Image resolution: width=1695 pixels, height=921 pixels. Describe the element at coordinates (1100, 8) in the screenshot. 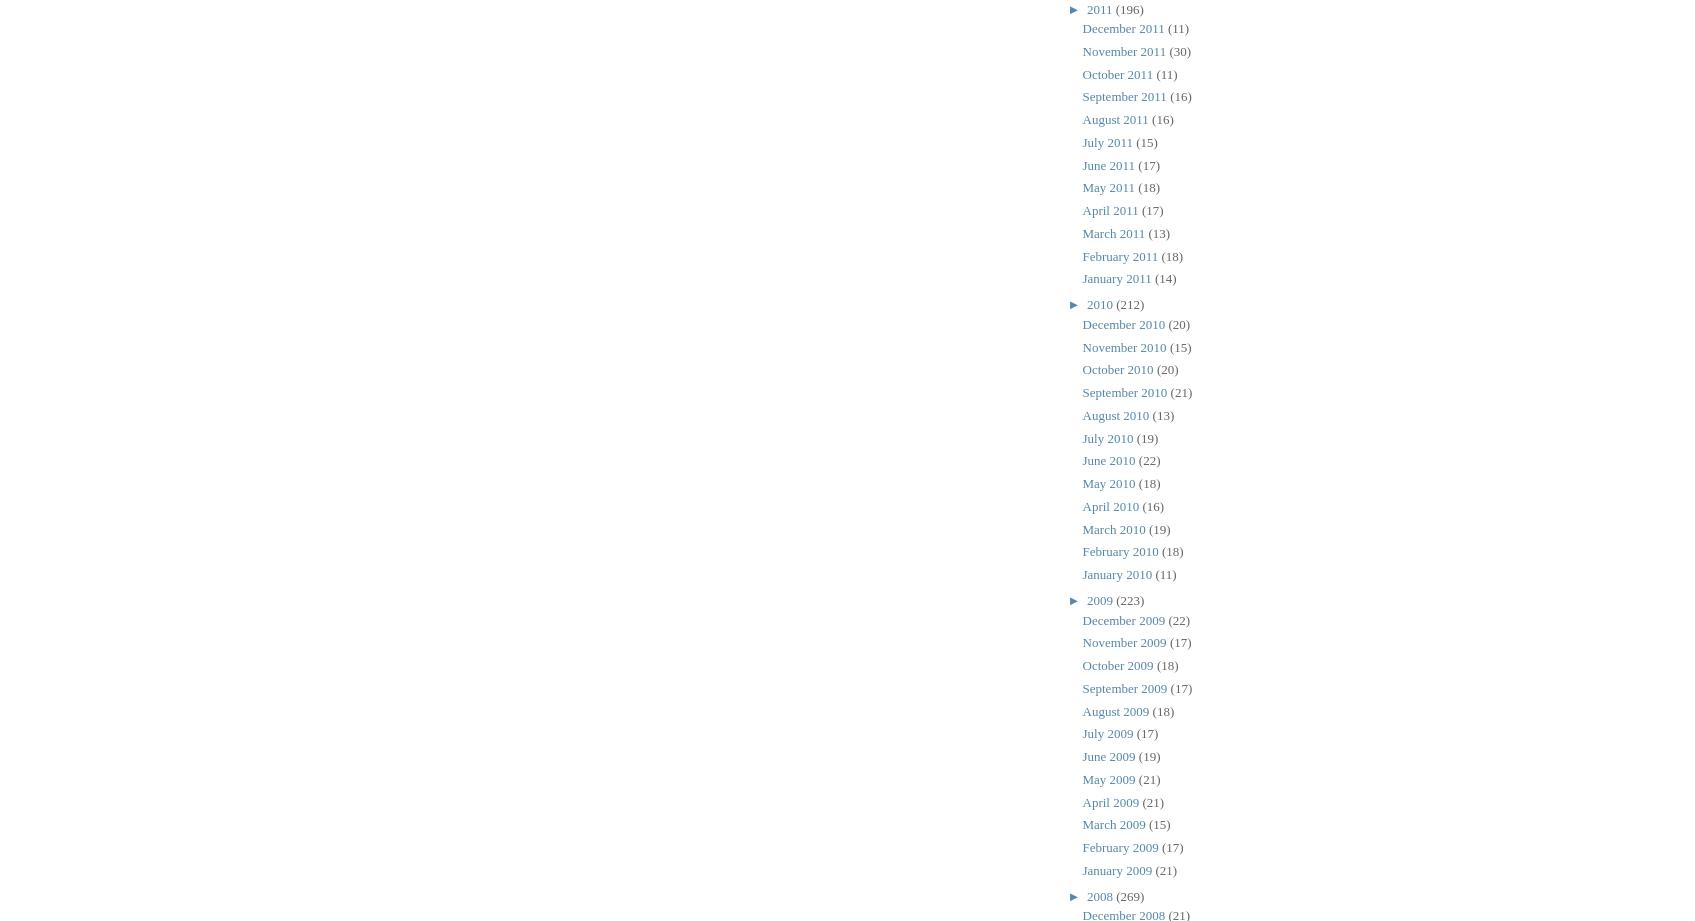

I see `'2011'` at that location.